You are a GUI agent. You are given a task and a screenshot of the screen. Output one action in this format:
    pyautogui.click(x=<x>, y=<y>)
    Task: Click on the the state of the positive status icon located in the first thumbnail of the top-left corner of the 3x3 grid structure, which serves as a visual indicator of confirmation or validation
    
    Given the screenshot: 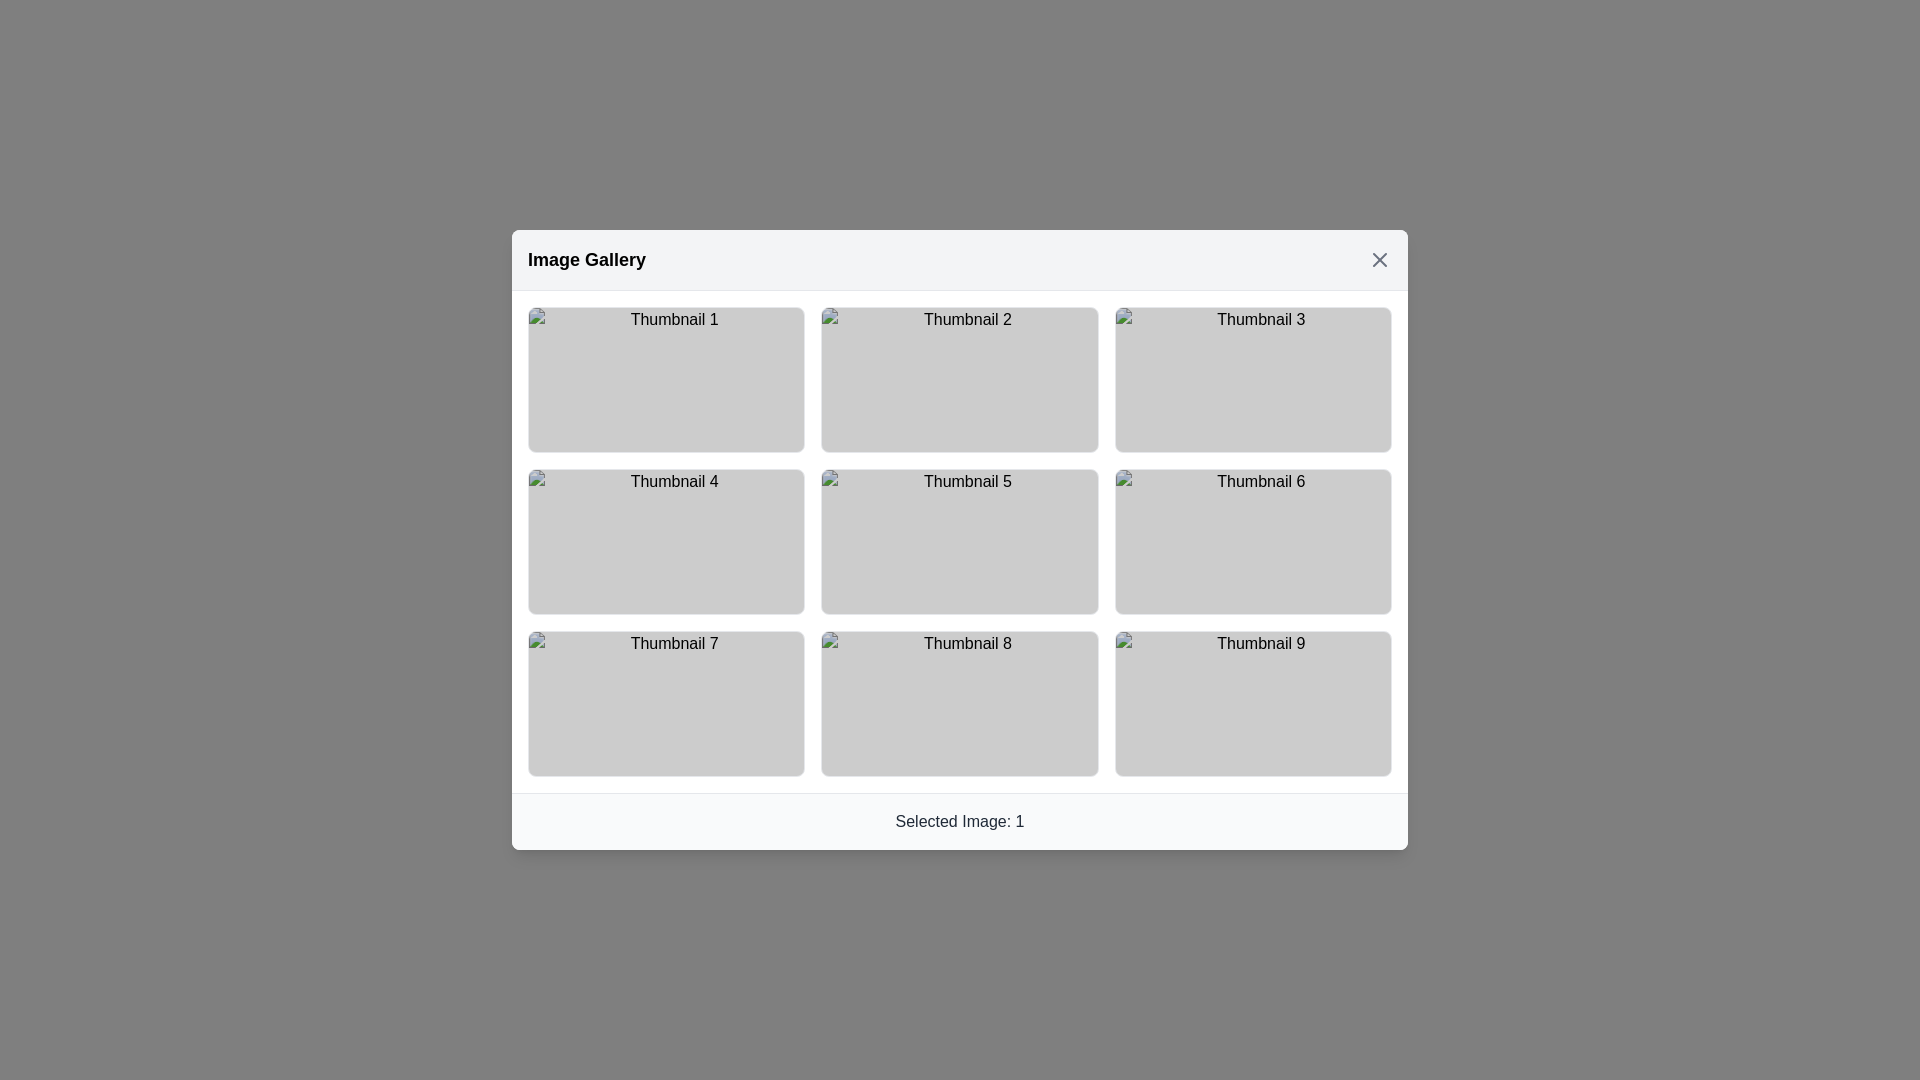 What is the action you would take?
    pyautogui.click(x=666, y=380)
    